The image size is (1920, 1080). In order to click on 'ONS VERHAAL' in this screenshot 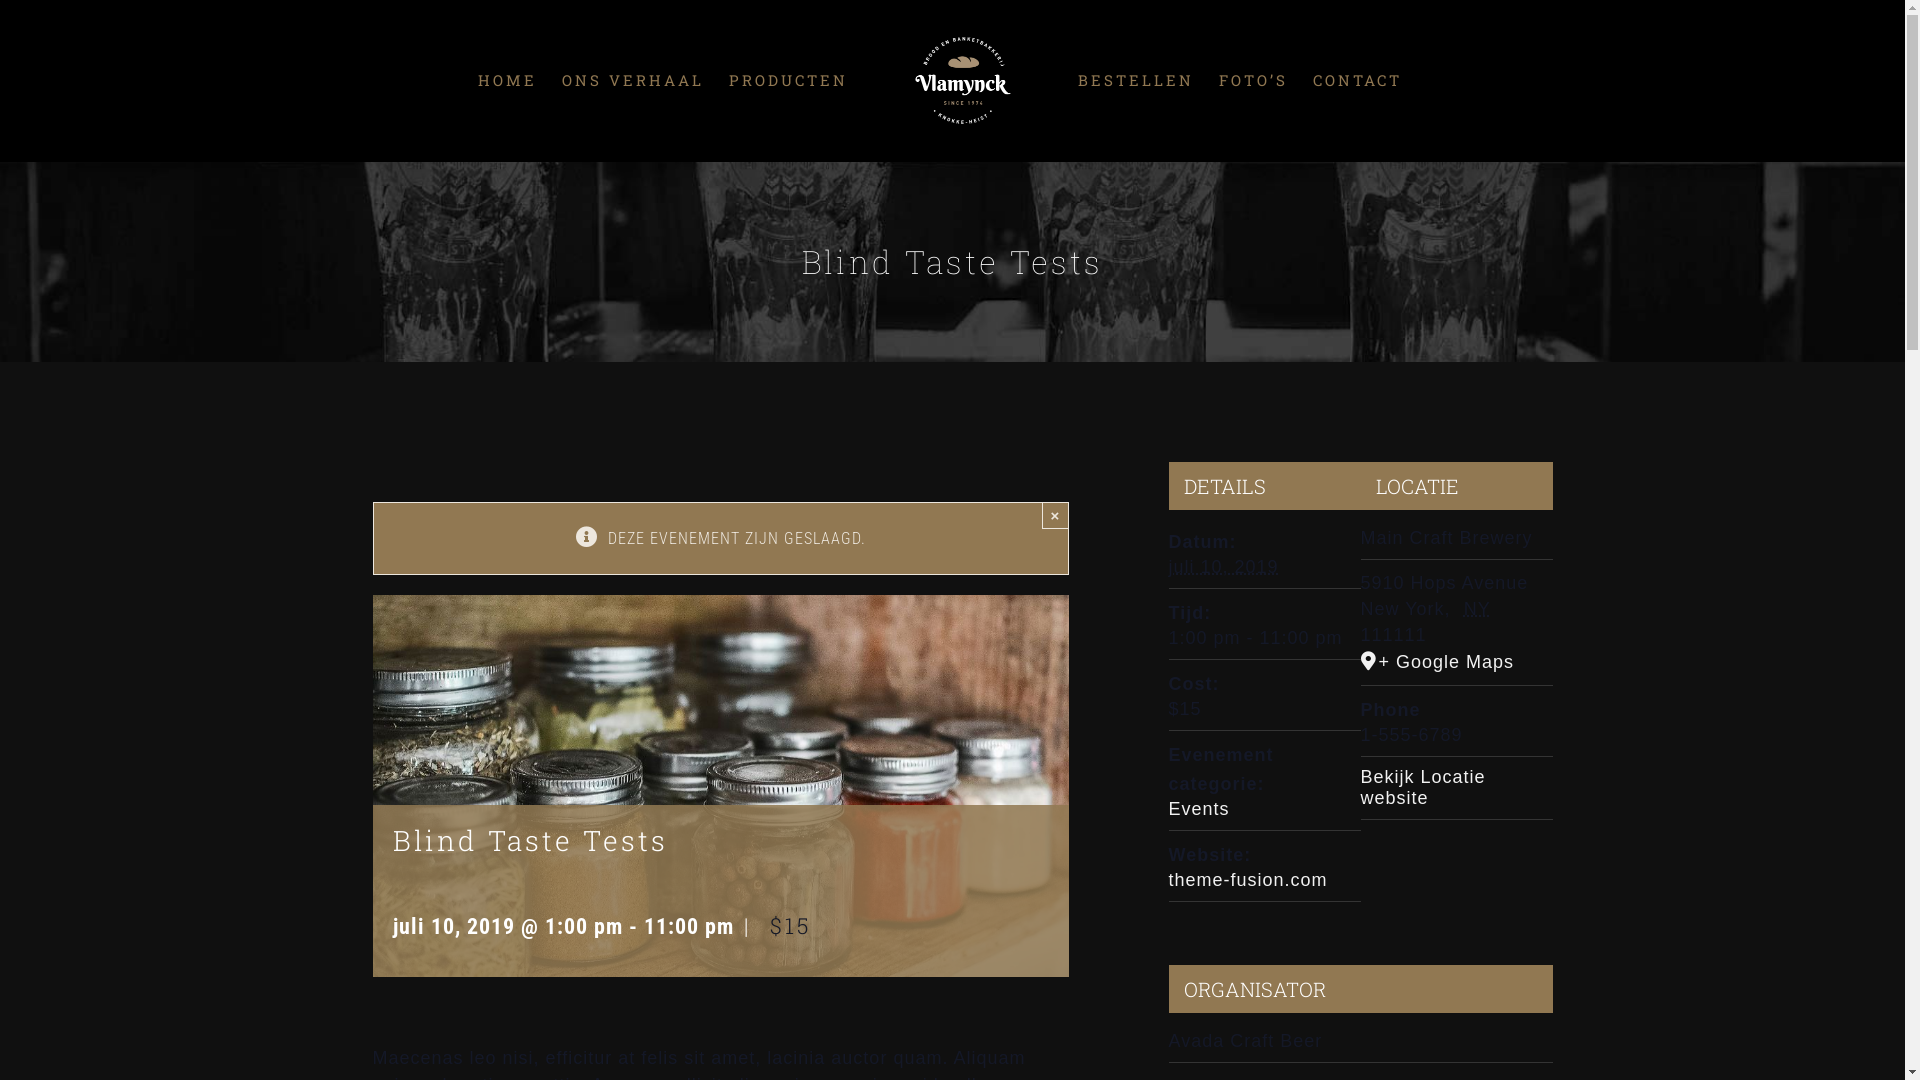, I will do `click(632, 80)`.